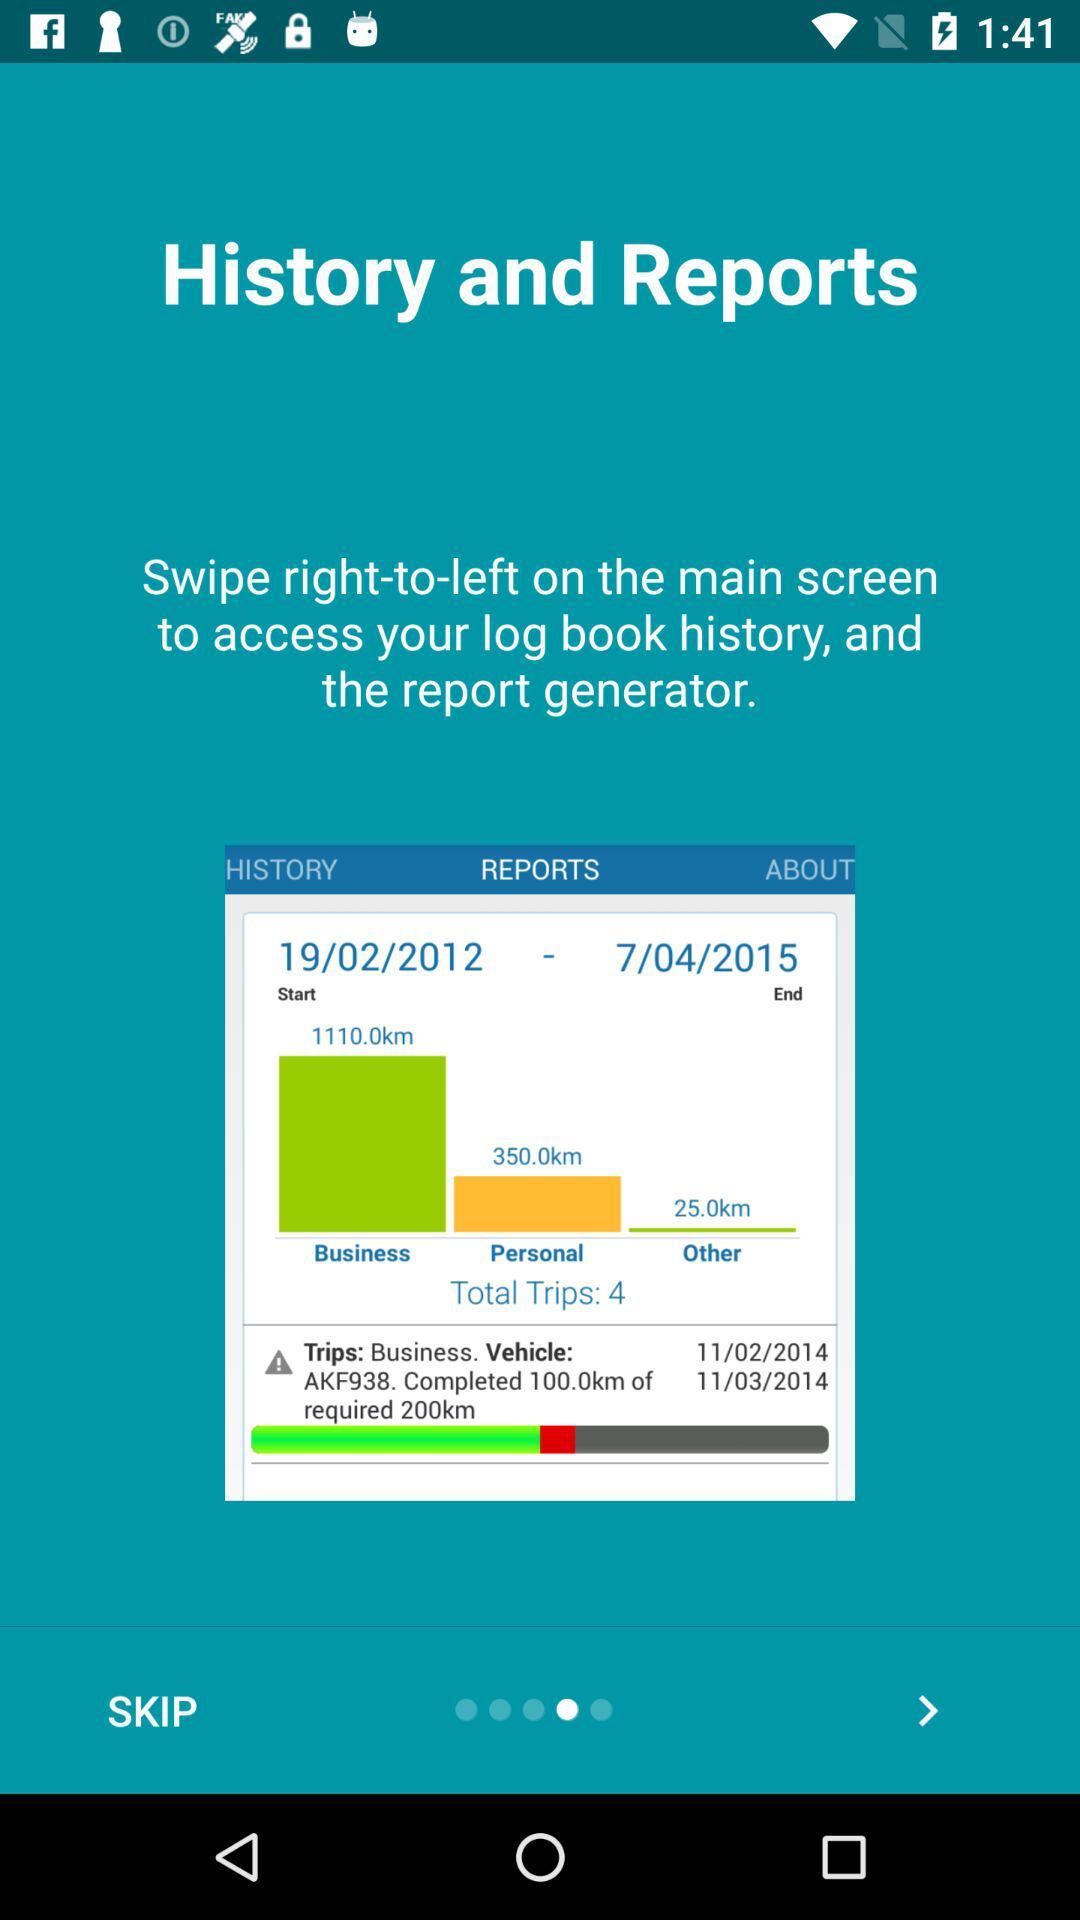 The image size is (1080, 1920). What do you see at coordinates (151, 1709) in the screenshot?
I see `item at the bottom left corner` at bounding box center [151, 1709].